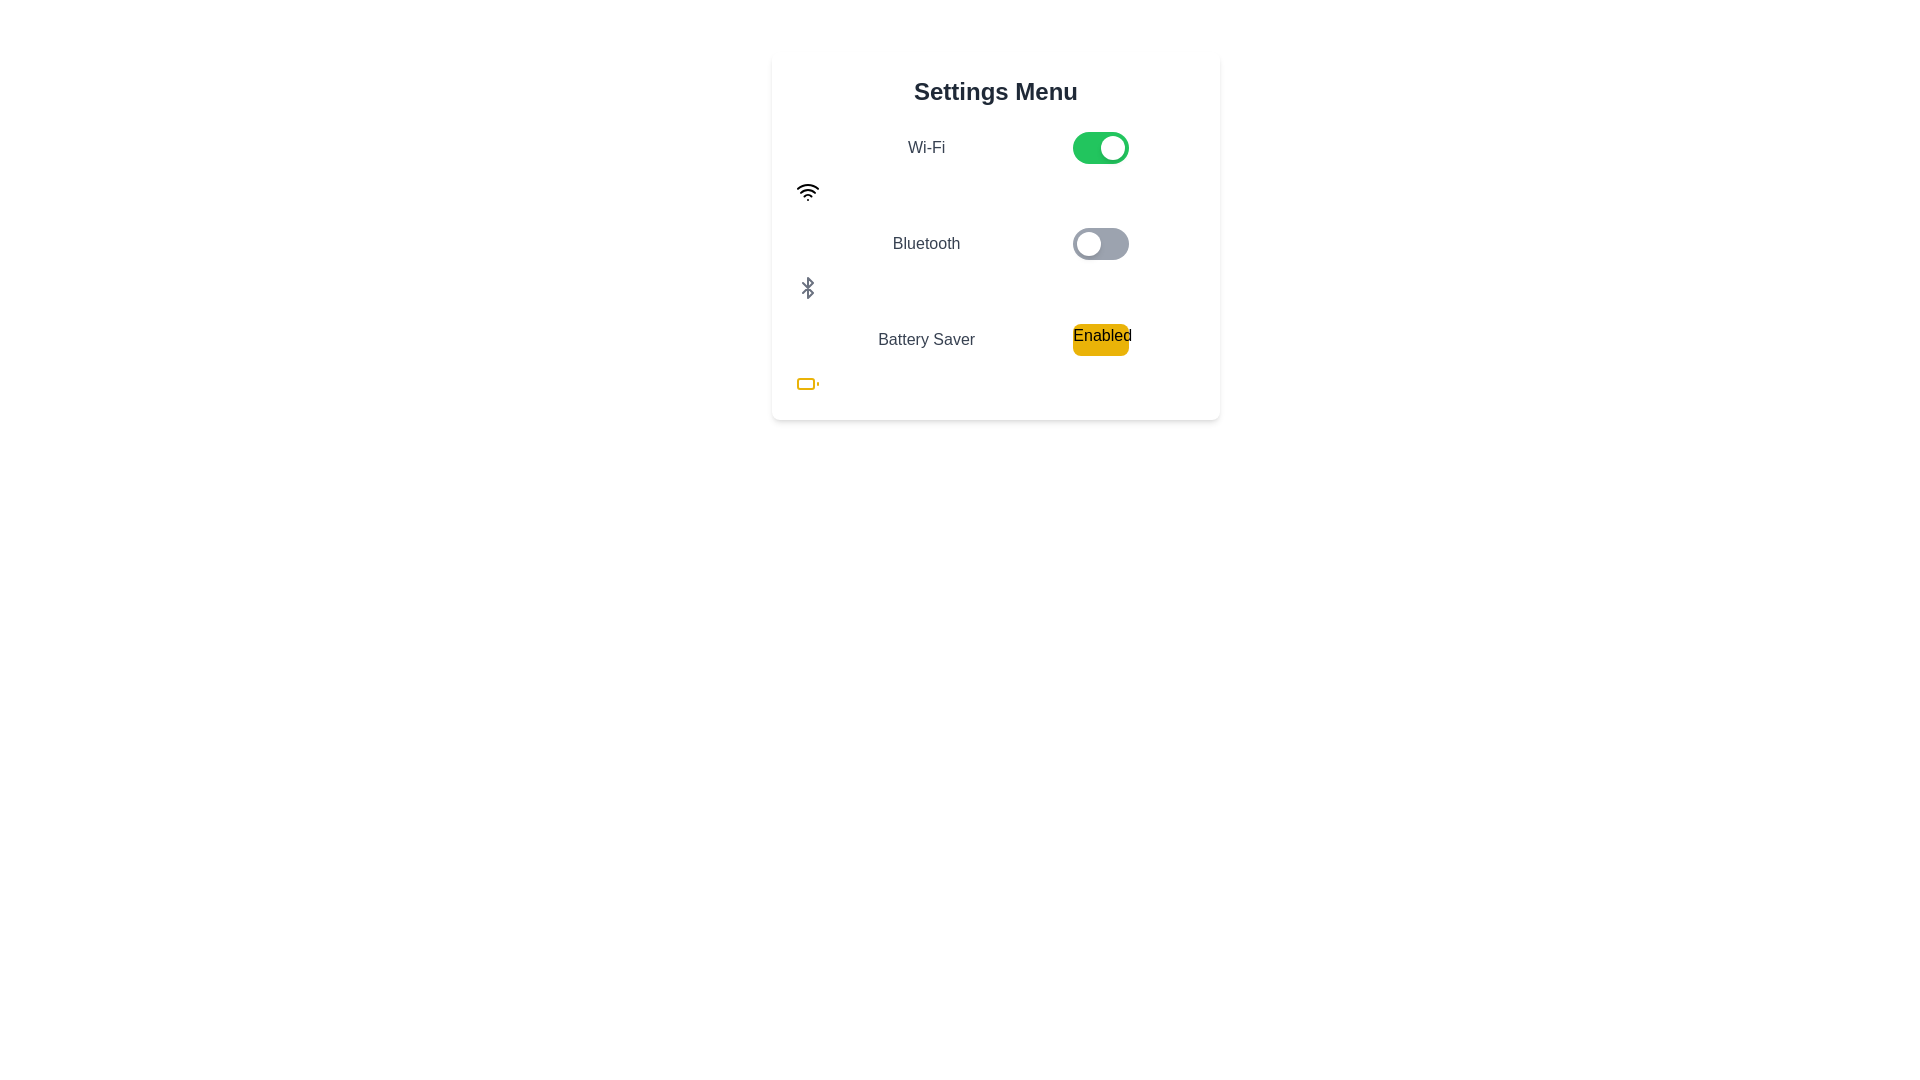 The image size is (1920, 1080). What do you see at coordinates (996, 358) in the screenshot?
I see `the 'Battery Saver' status indicator within the 'Settings Menu' card` at bounding box center [996, 358].